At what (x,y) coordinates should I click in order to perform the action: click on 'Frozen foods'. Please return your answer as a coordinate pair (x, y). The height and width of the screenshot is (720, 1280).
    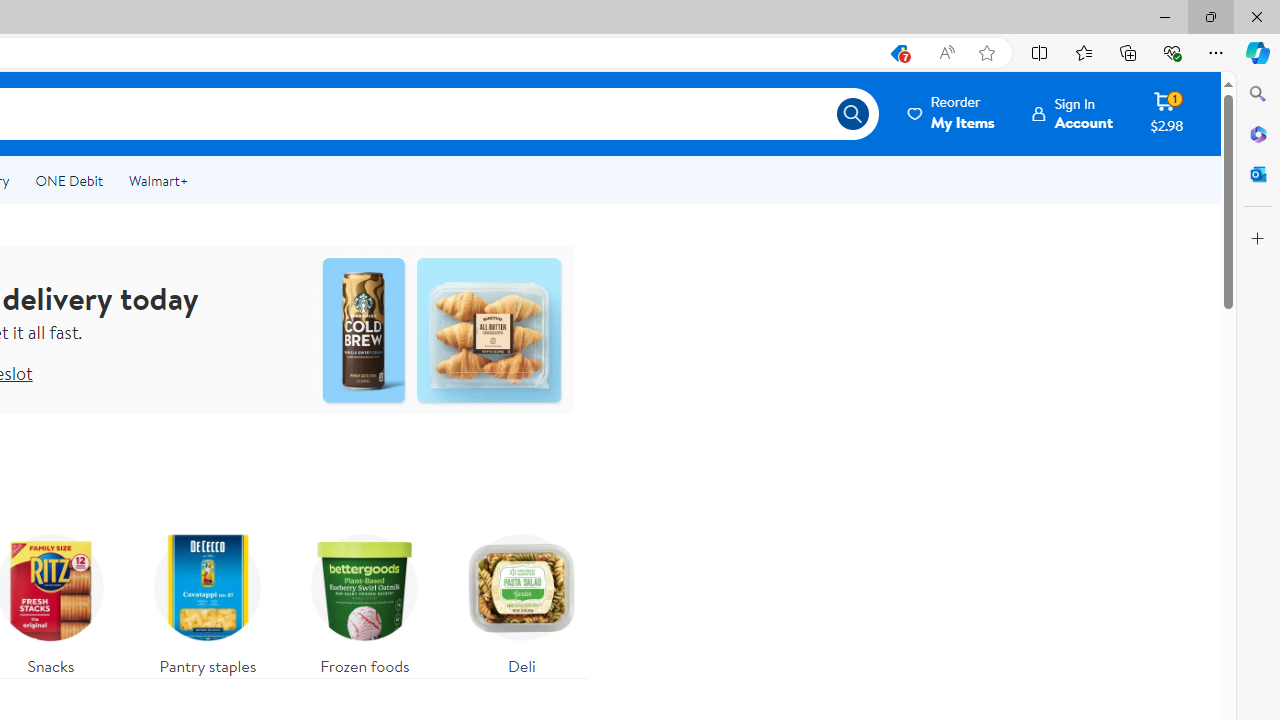
    Looking at the image, I should click on (365, 598).